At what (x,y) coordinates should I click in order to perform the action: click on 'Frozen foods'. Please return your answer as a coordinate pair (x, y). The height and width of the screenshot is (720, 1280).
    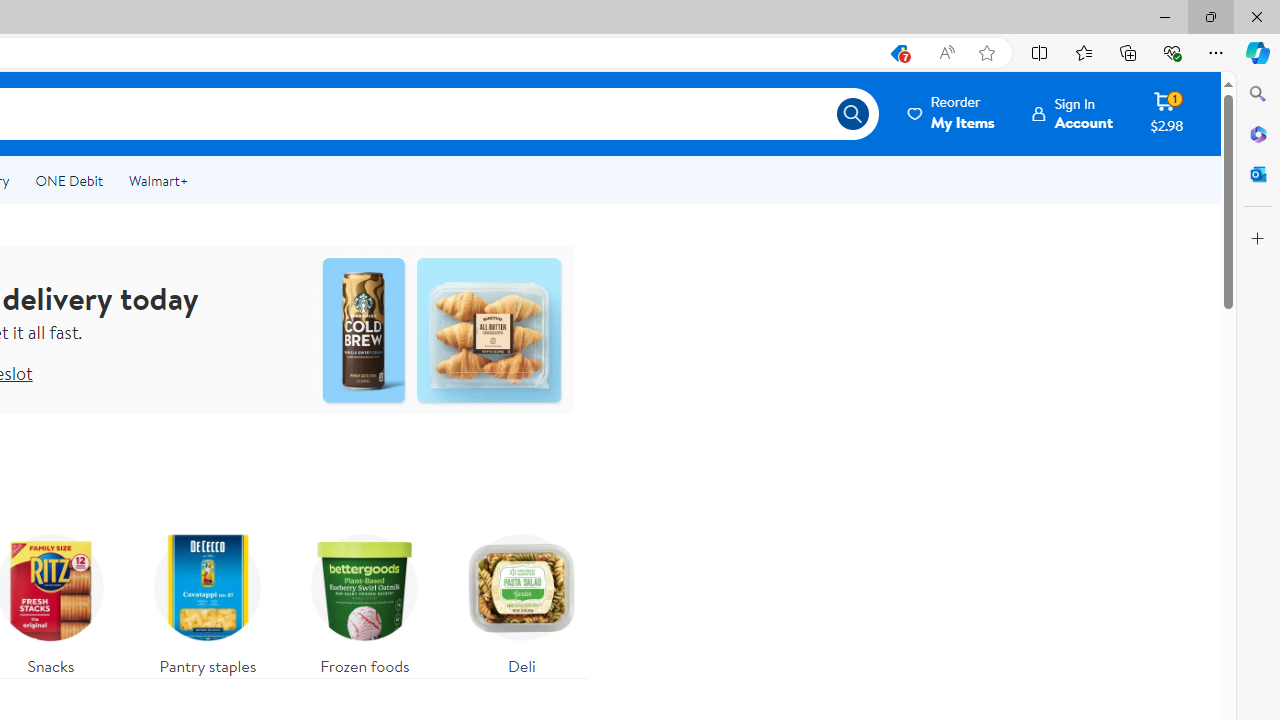
    Looking at the image, I should click on (365, 598).